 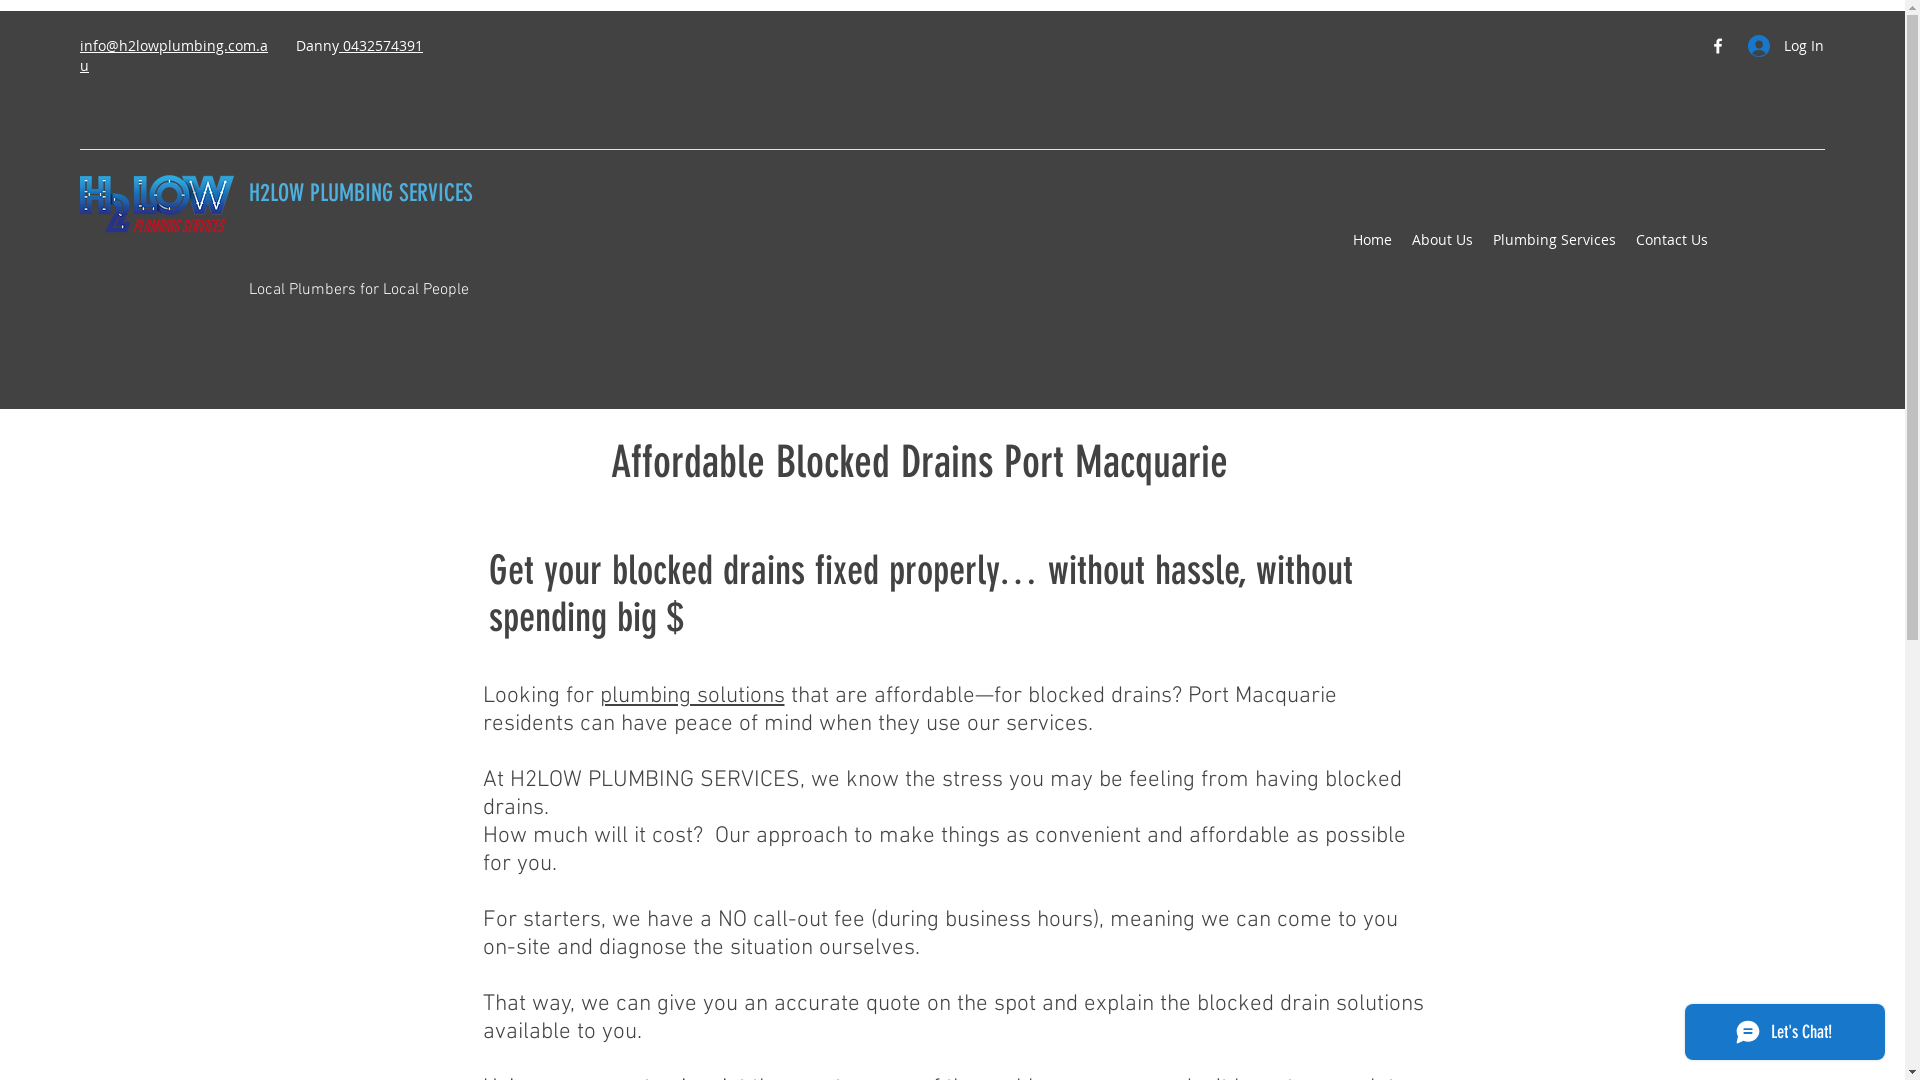 What do you see at coordinates (1671, 238) in the screenshot?
I see `'Contact Us'` at bounding box center [1671, 238].